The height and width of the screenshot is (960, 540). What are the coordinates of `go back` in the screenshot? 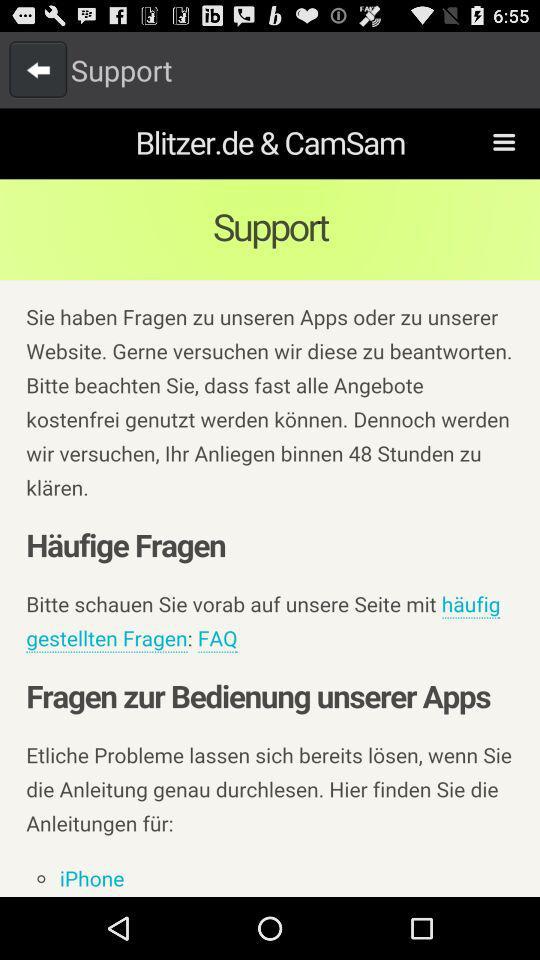 It's located at (38, 69).